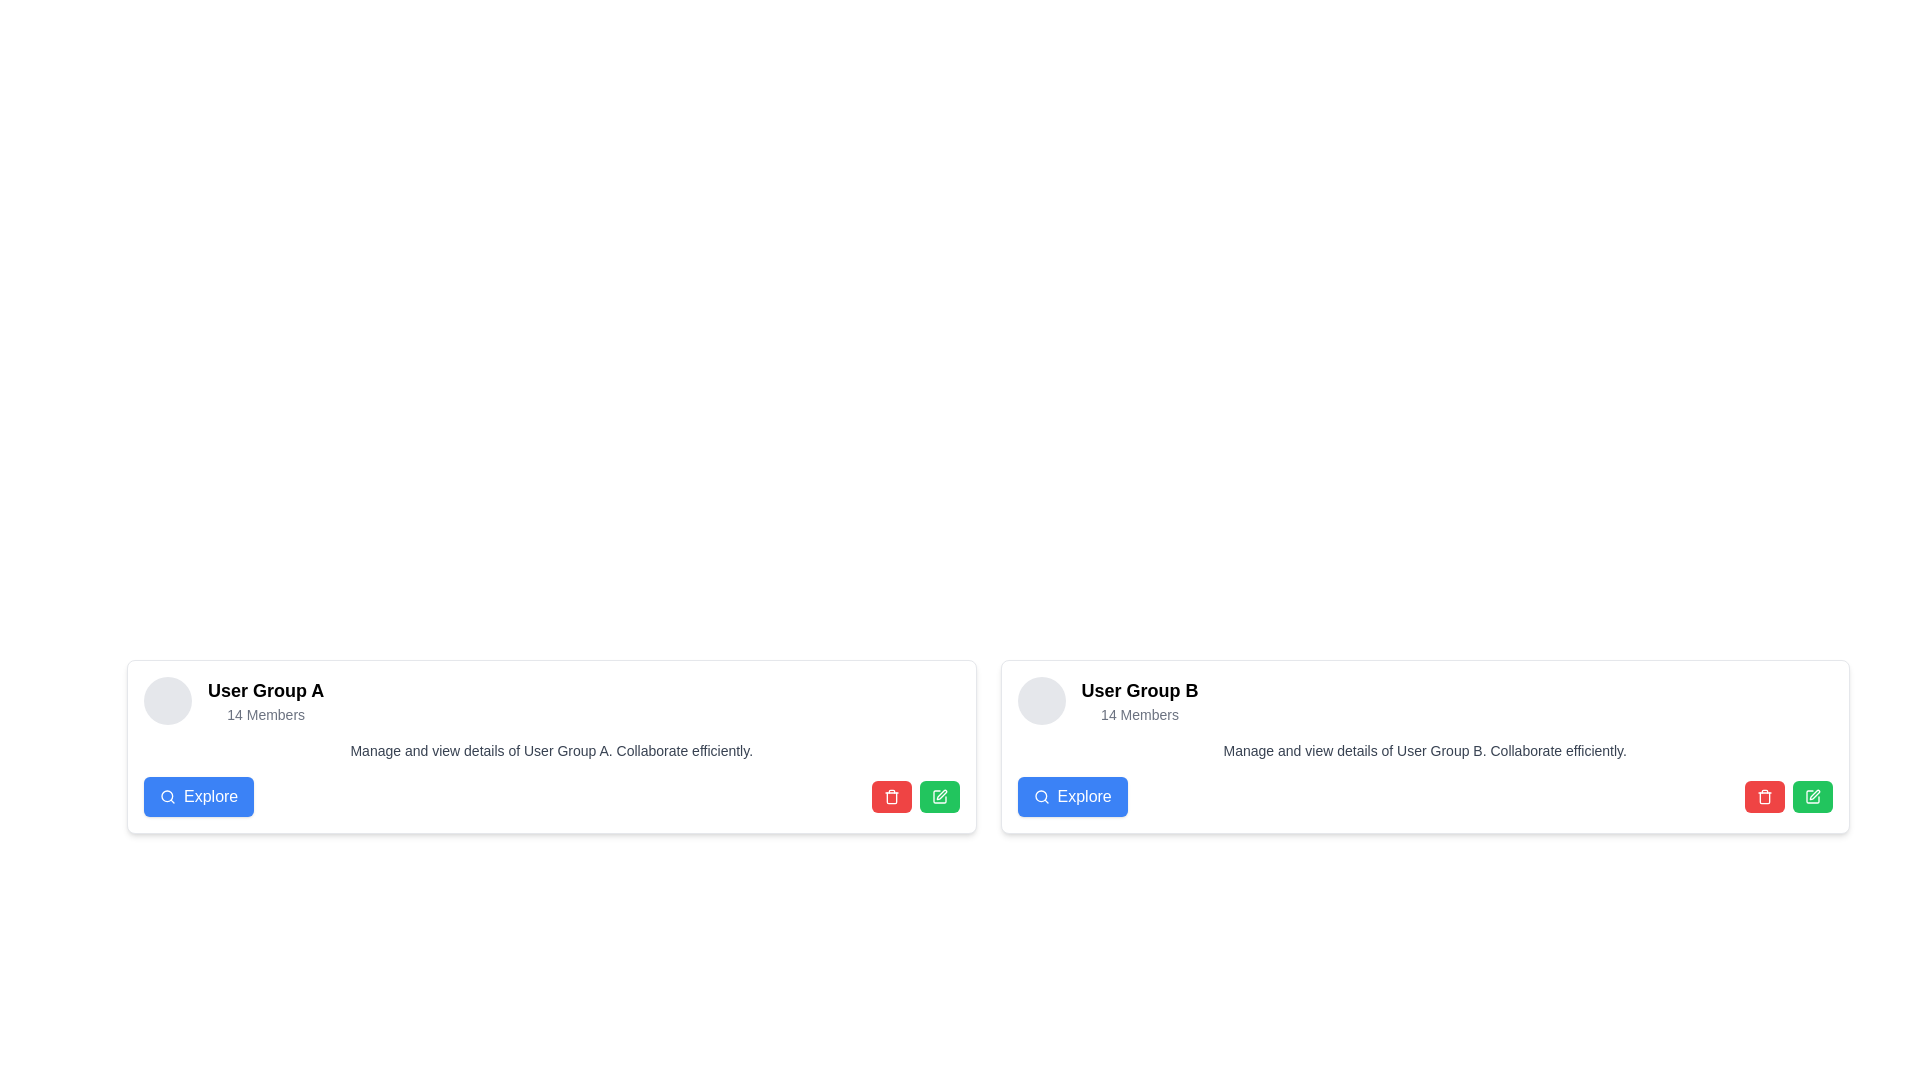 The image size is (1920, 1080). What do you see at coordinates (1765, 797) in the screenshot?
I see `the trash can icon located in the second card labeled 'User Group B'` at bounding box center [1765, 797].